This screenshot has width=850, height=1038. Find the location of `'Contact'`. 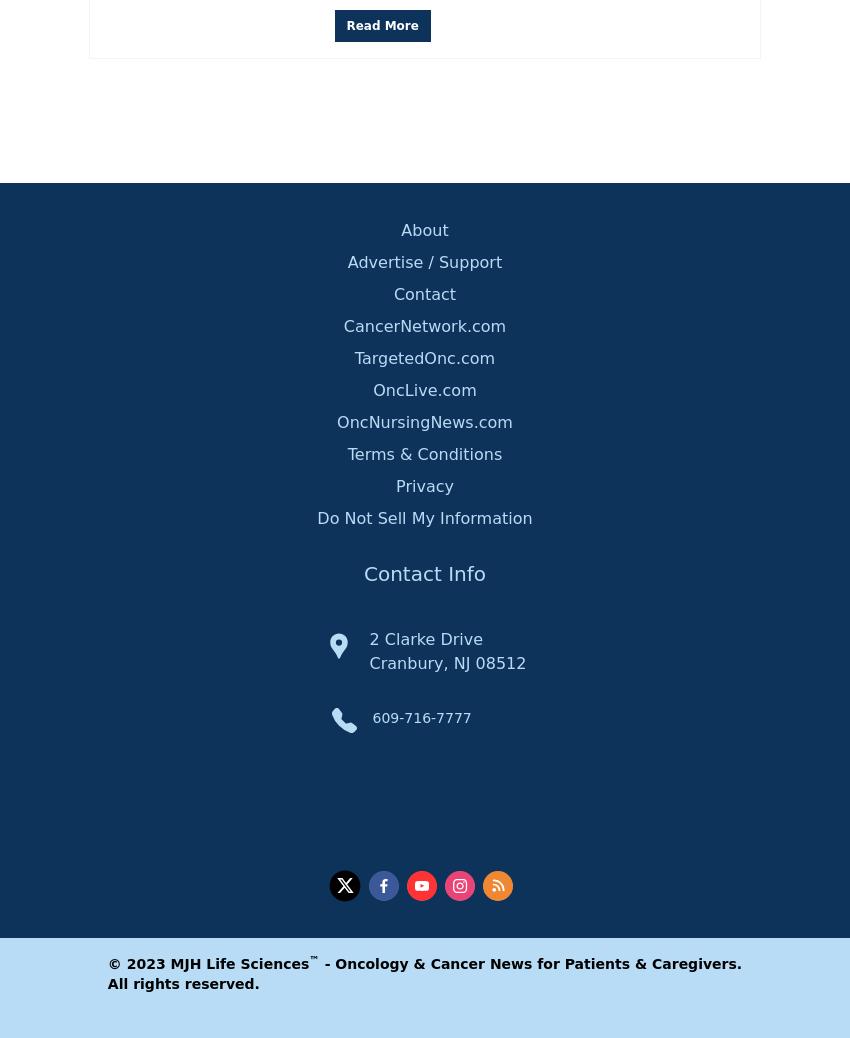

'Contact' is located at coordinates (424, 293).